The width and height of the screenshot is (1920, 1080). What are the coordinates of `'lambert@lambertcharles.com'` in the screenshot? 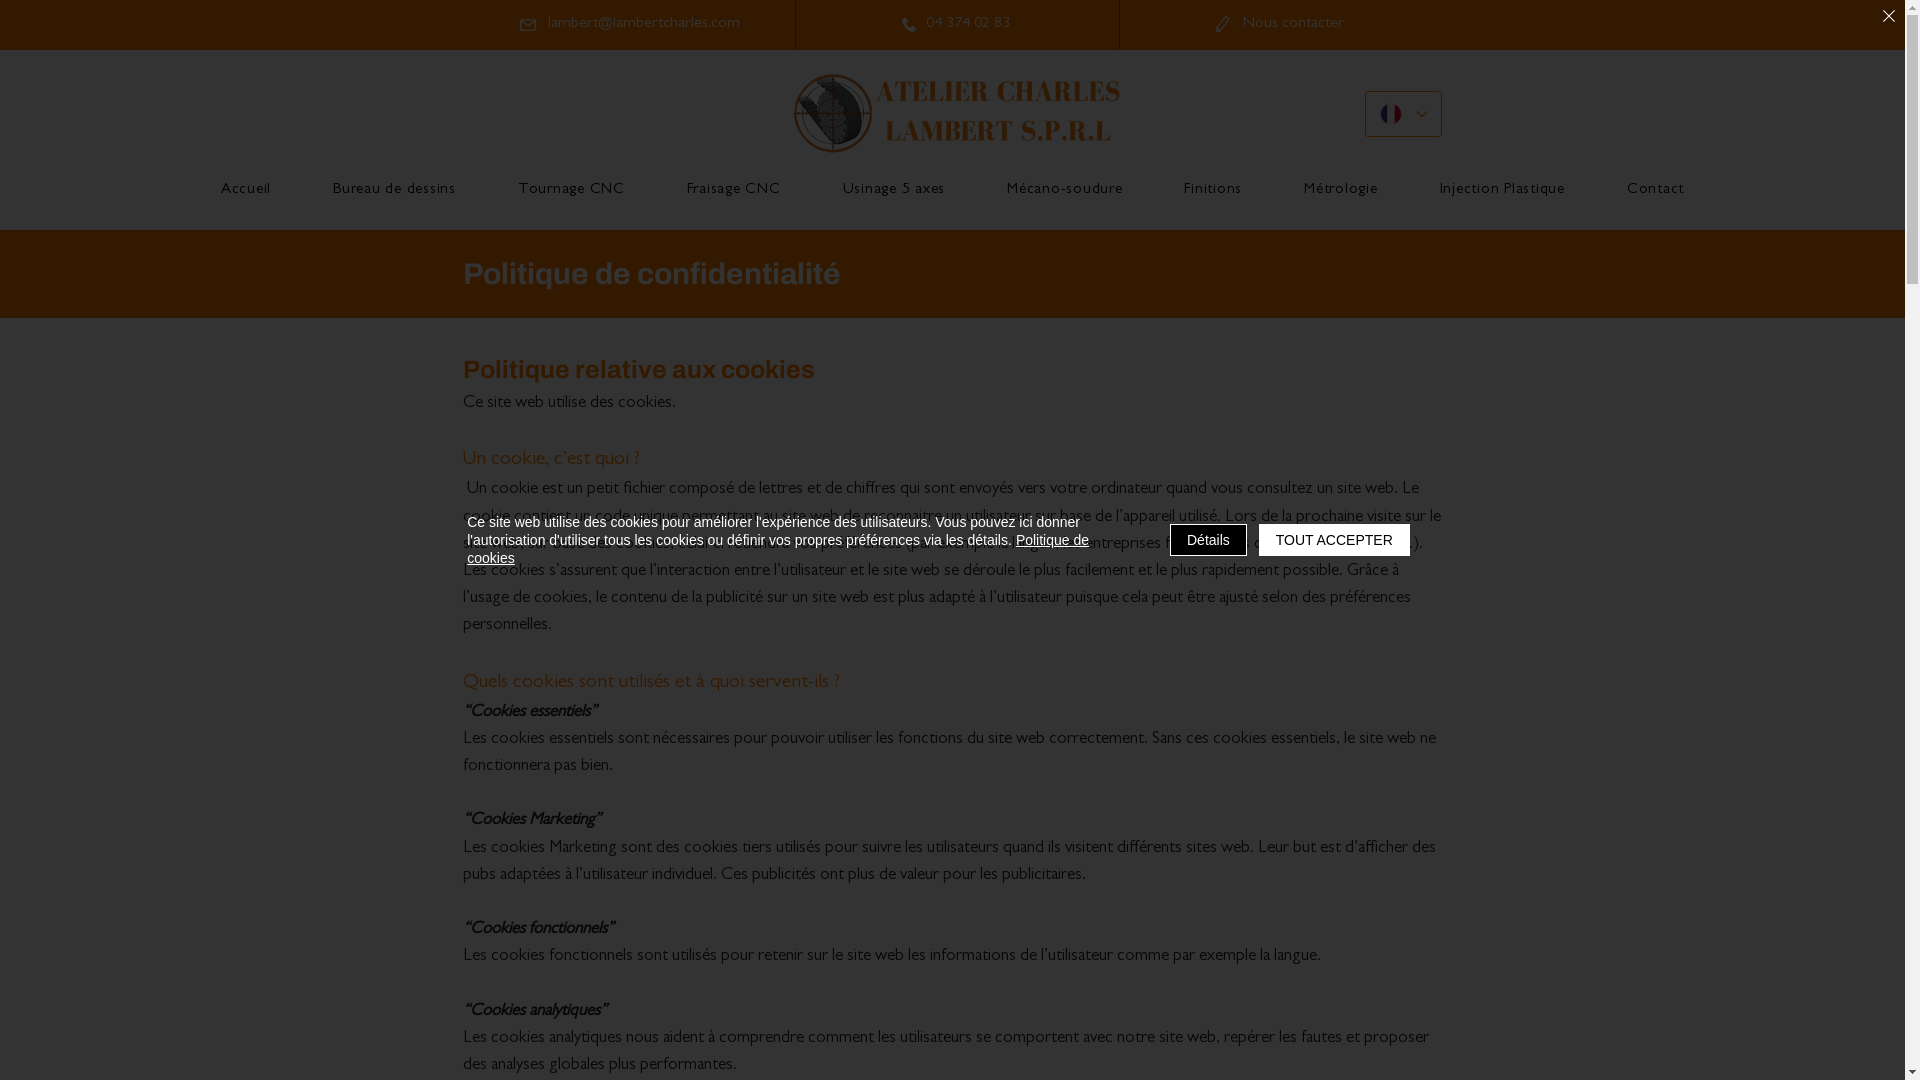 It's located at (627, 24).